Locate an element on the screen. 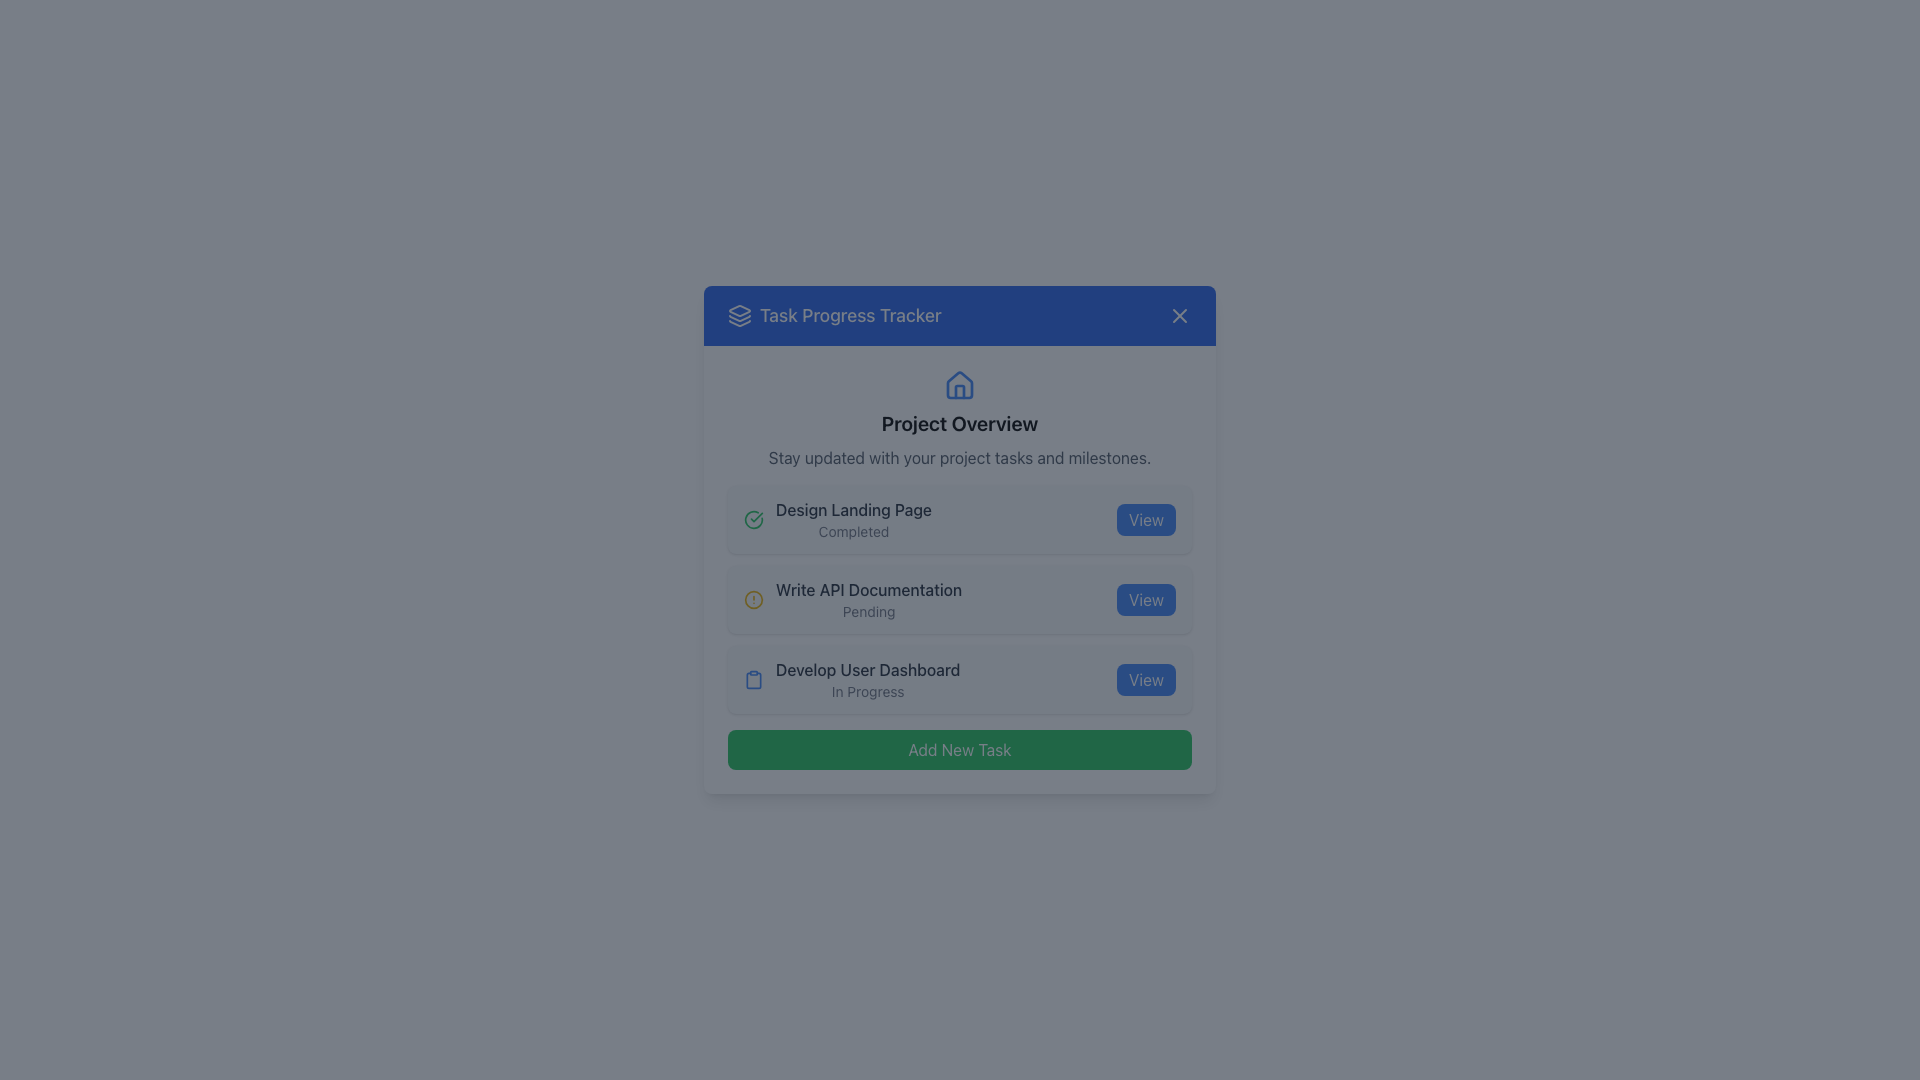  the Decorative SVG subcomponent located within the house icon above the 'Project Overview' header is located at coordinates (960, 392).